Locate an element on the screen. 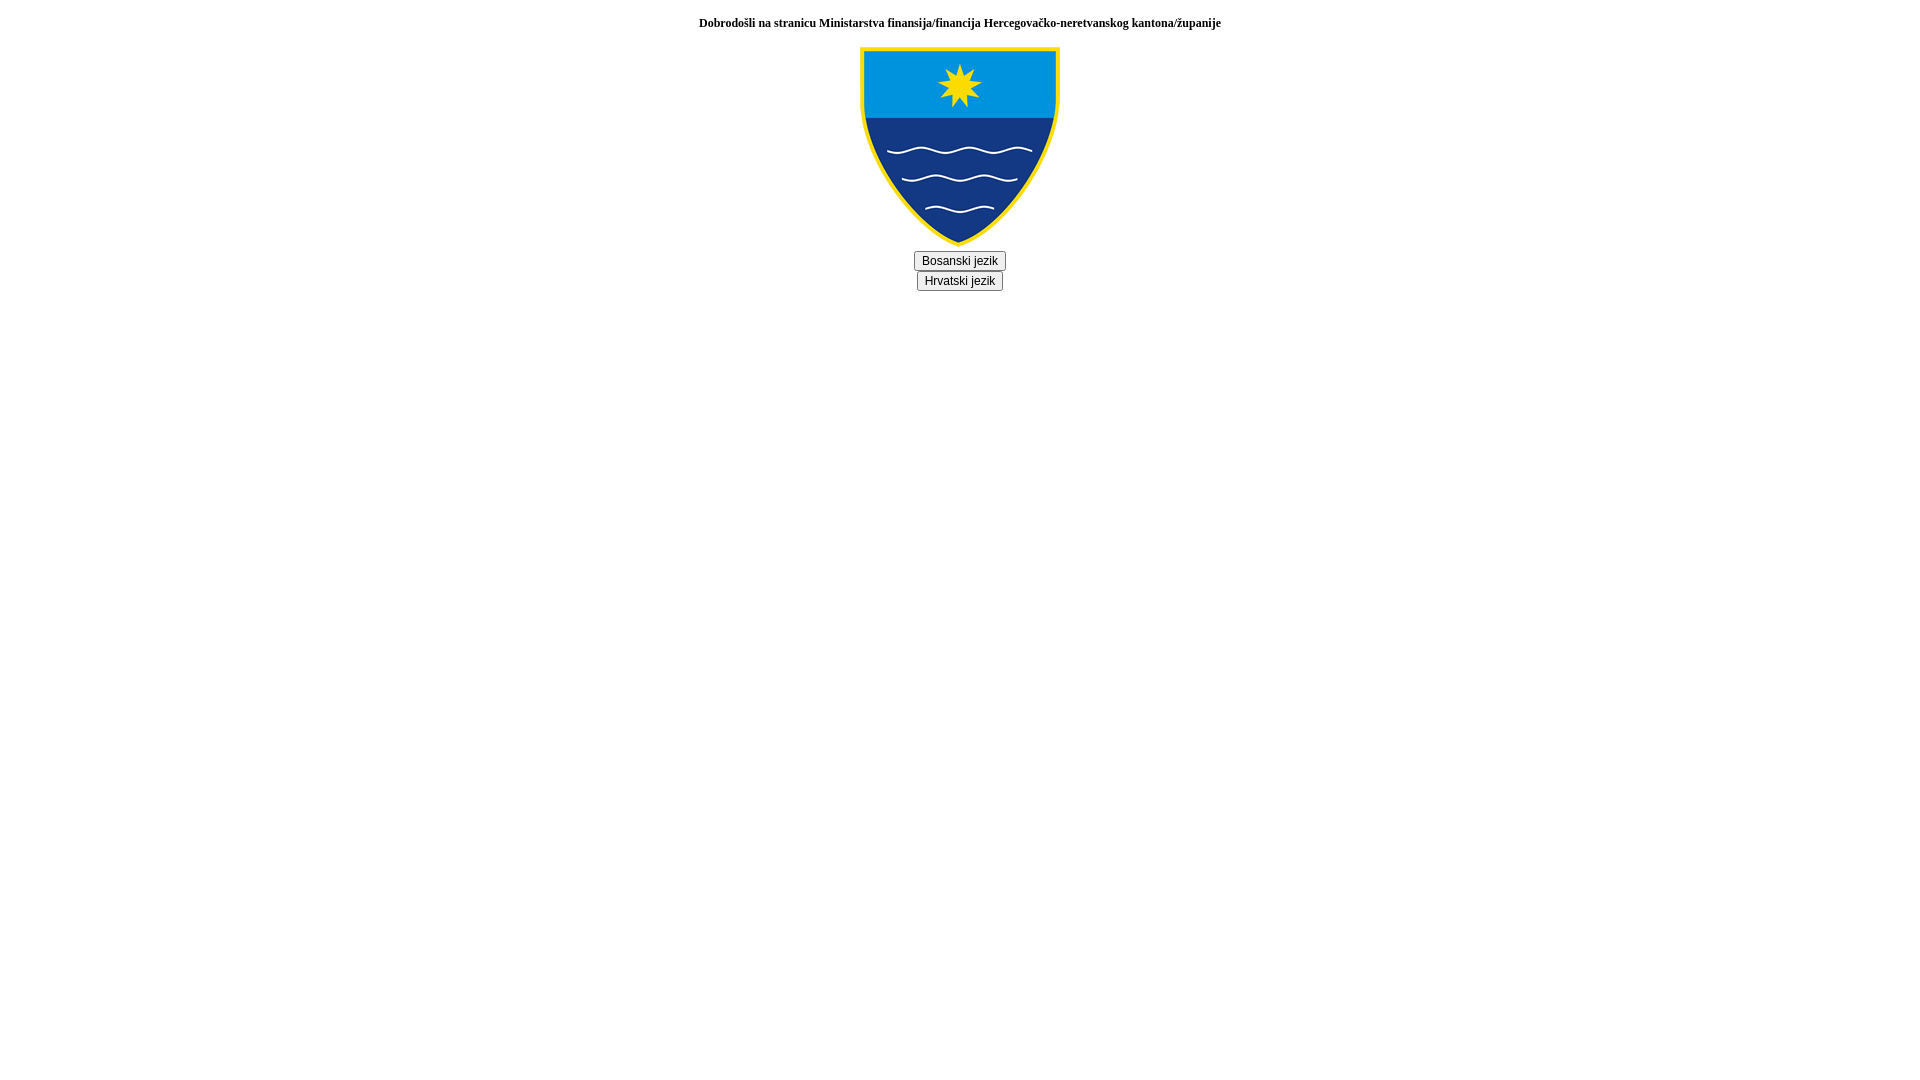 The image size is (1920, 1080). 'Bosanski jezik' is located at coordinates (960, 260).